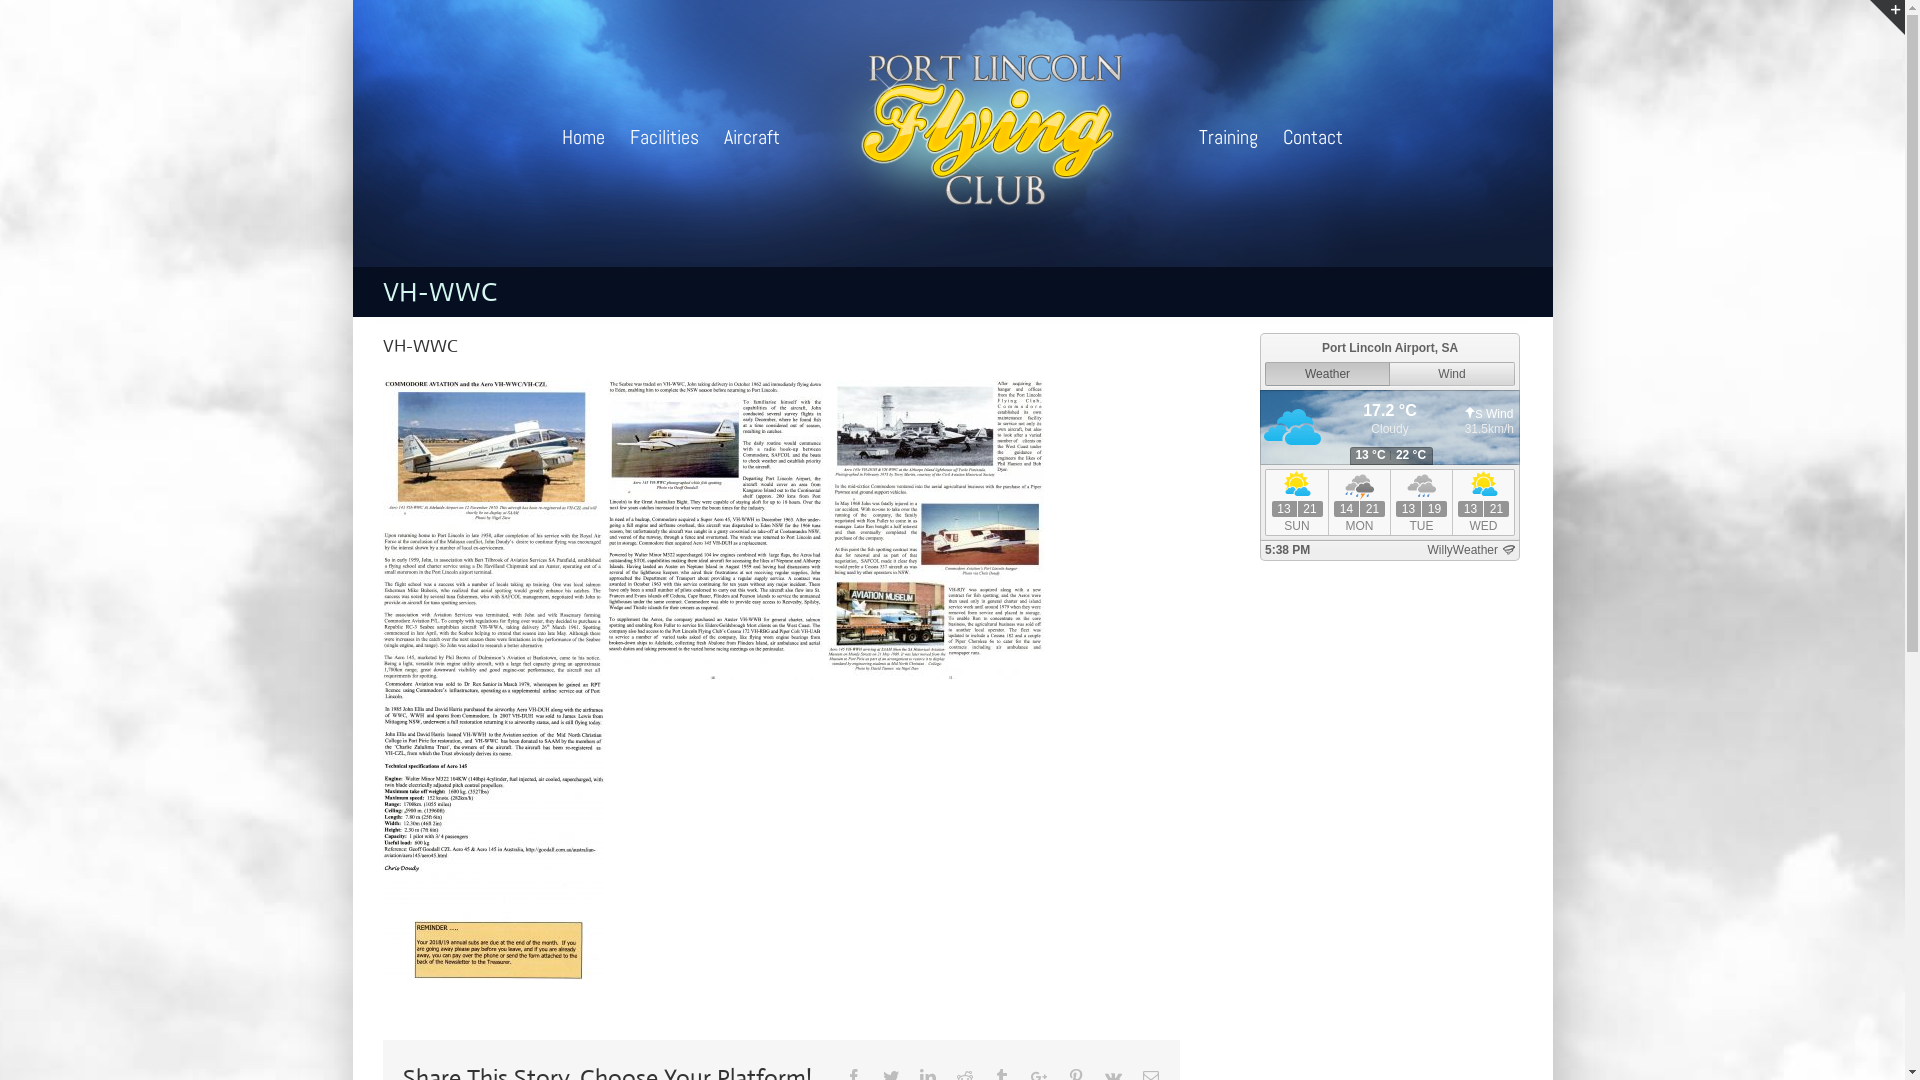 This screenshot has width=1920, height=1080. What do you see at coordinates (628, 134) in the screenshot?
I see `'Facilities'` at bounding box center [628, 134].